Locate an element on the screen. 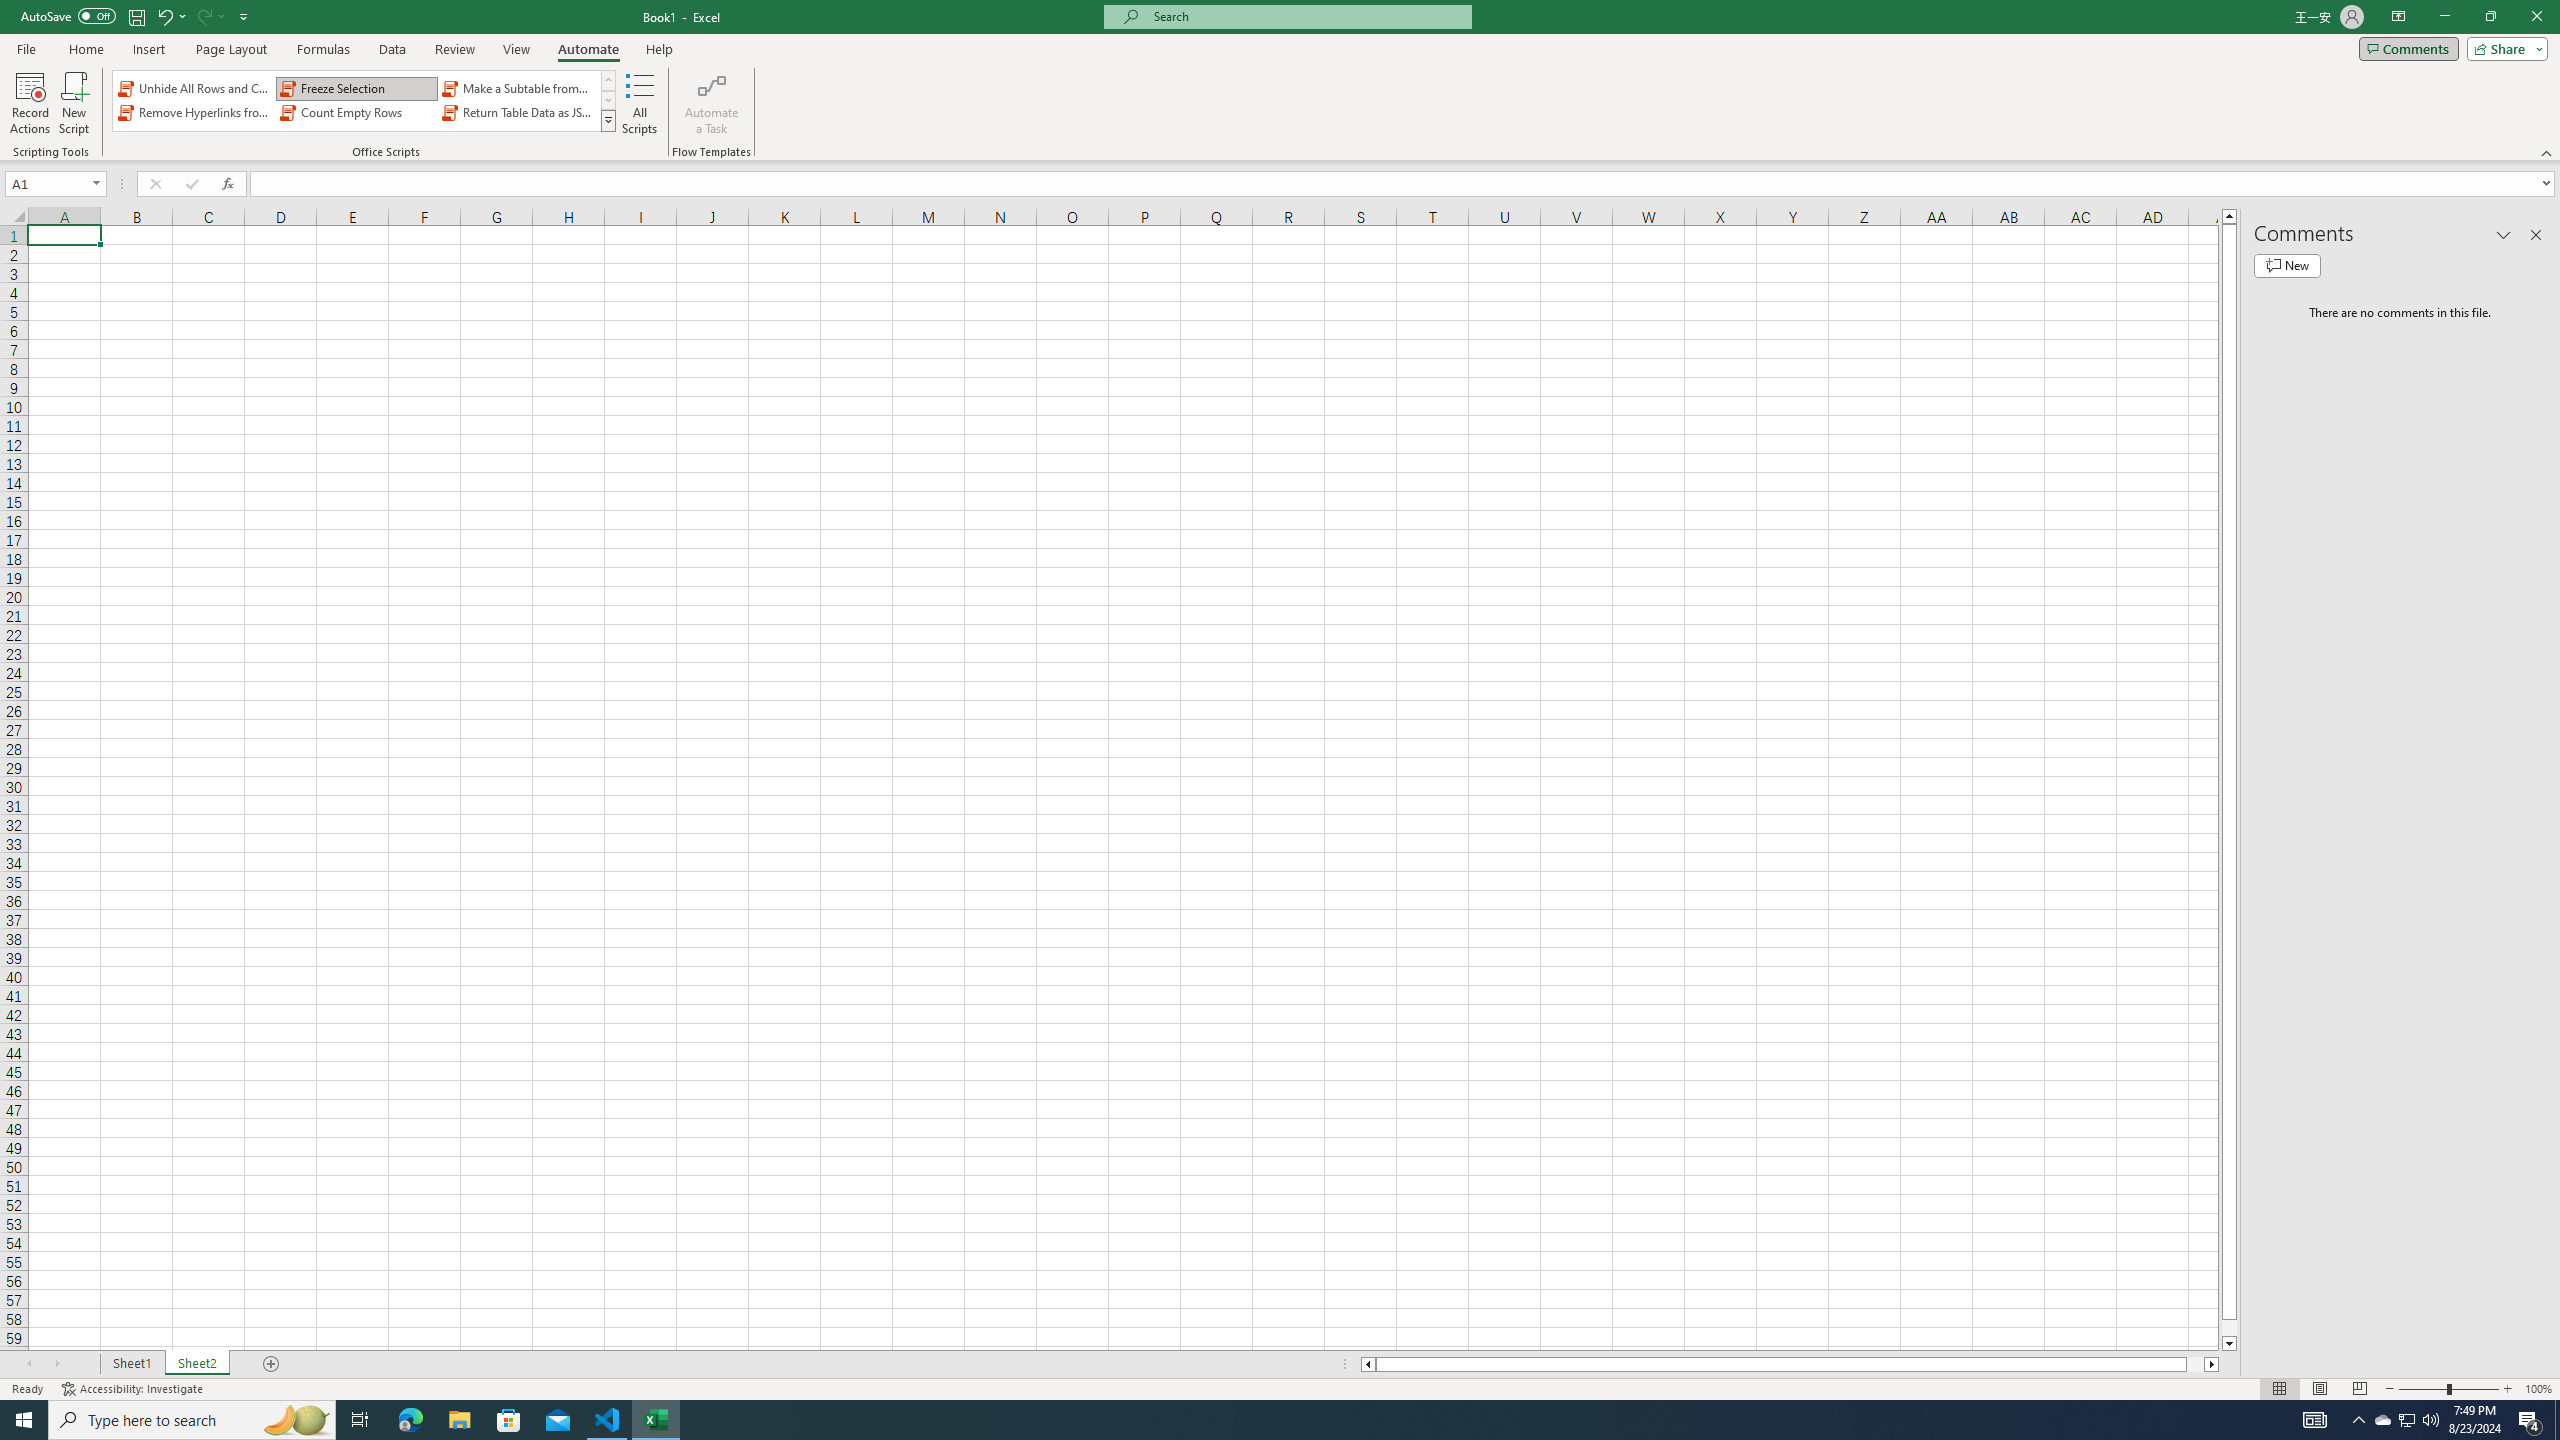 The width and height of the screenshot is (2560, 1440). 'Sheet2' is located at coordinates (196, 1363).